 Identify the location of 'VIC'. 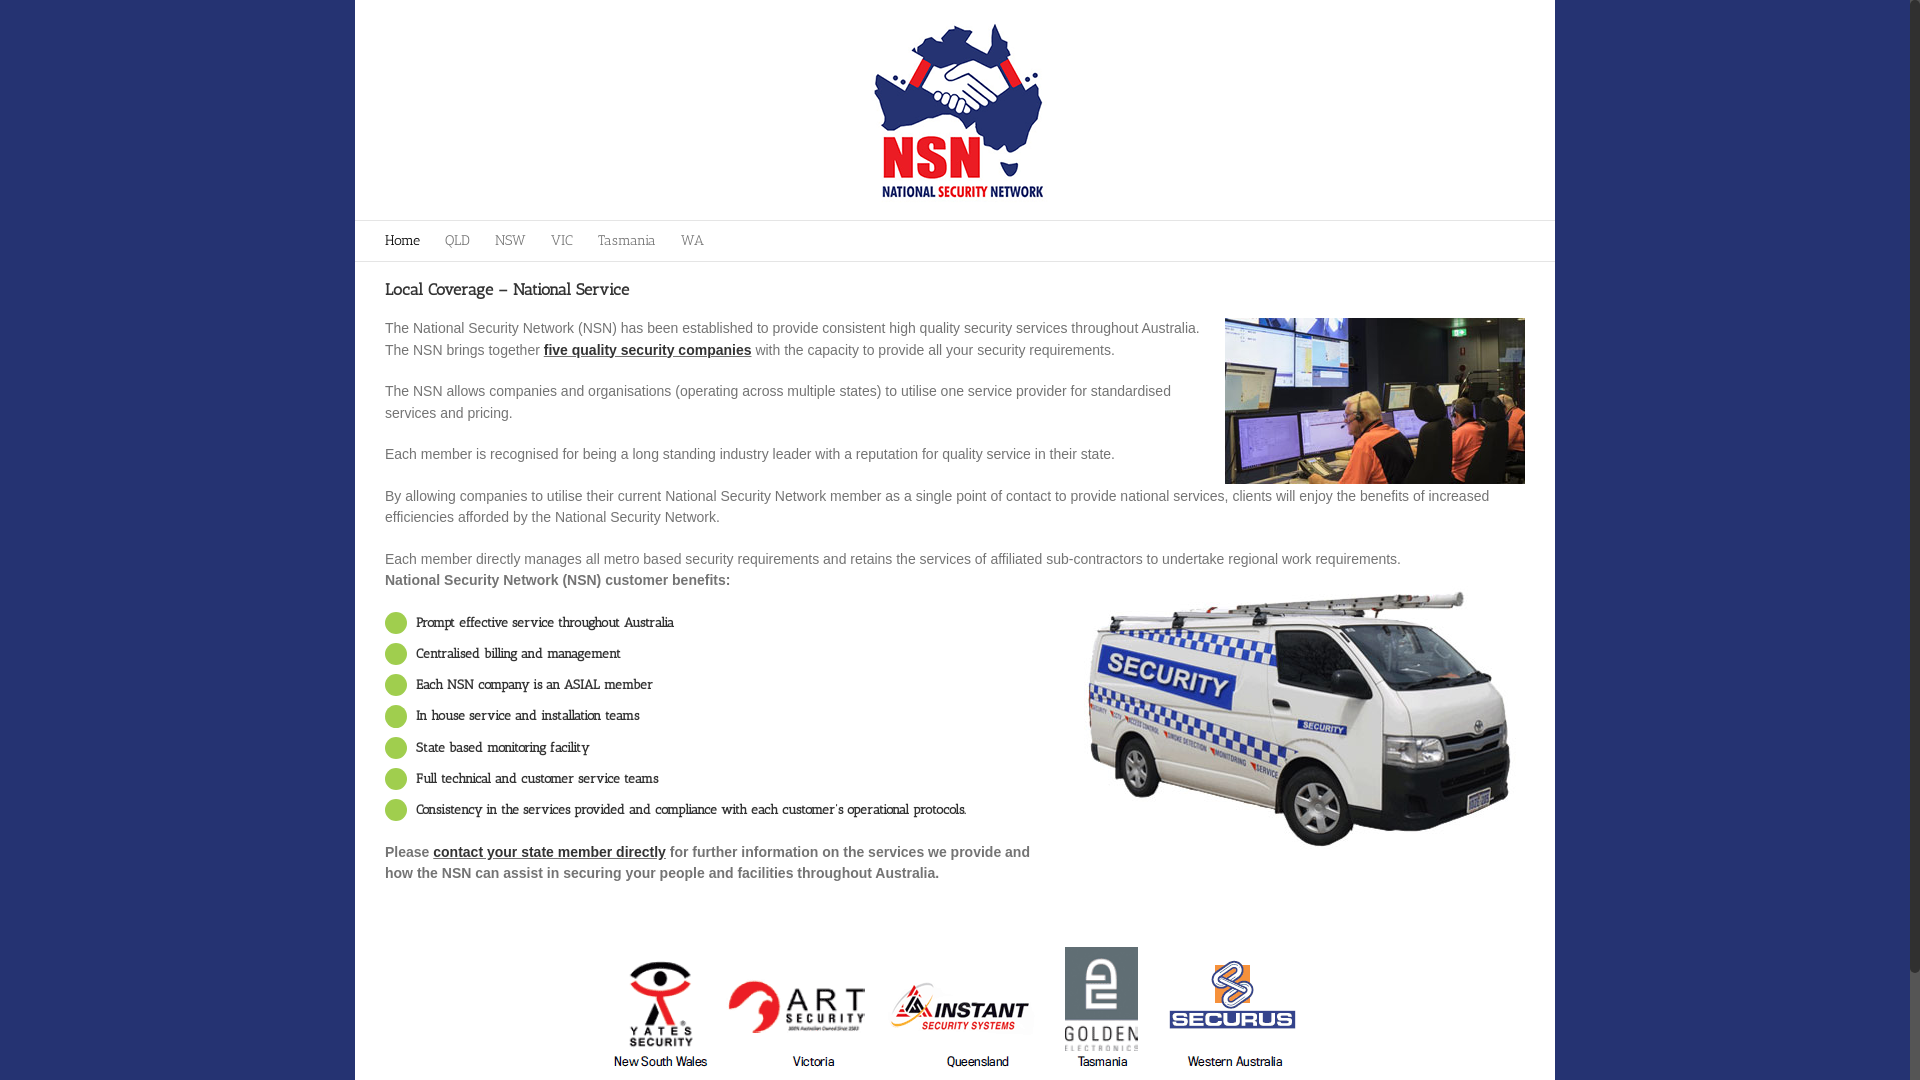
(560, 239).